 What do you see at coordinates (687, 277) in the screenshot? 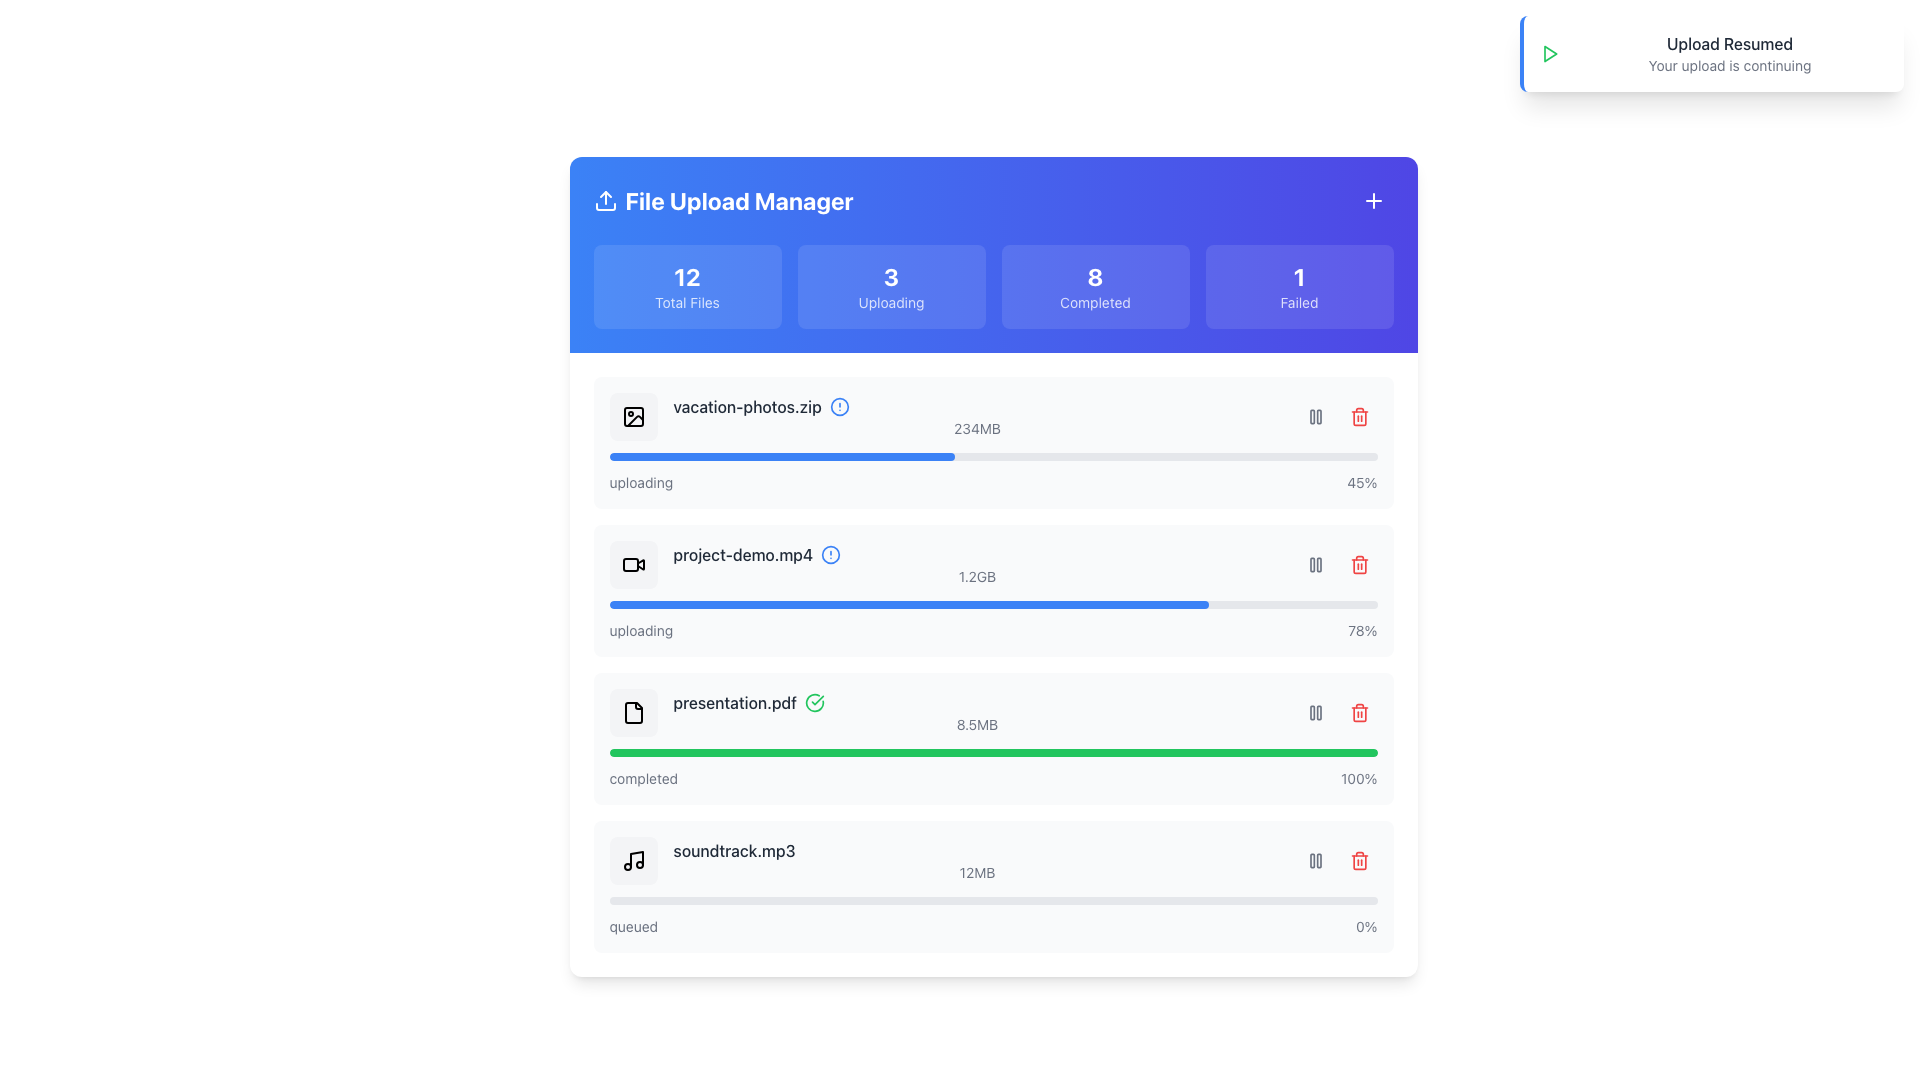
I see `the numeric text display showing '12' within the 'Total Files' card on the main page layout` at bounding box center [687, 277].